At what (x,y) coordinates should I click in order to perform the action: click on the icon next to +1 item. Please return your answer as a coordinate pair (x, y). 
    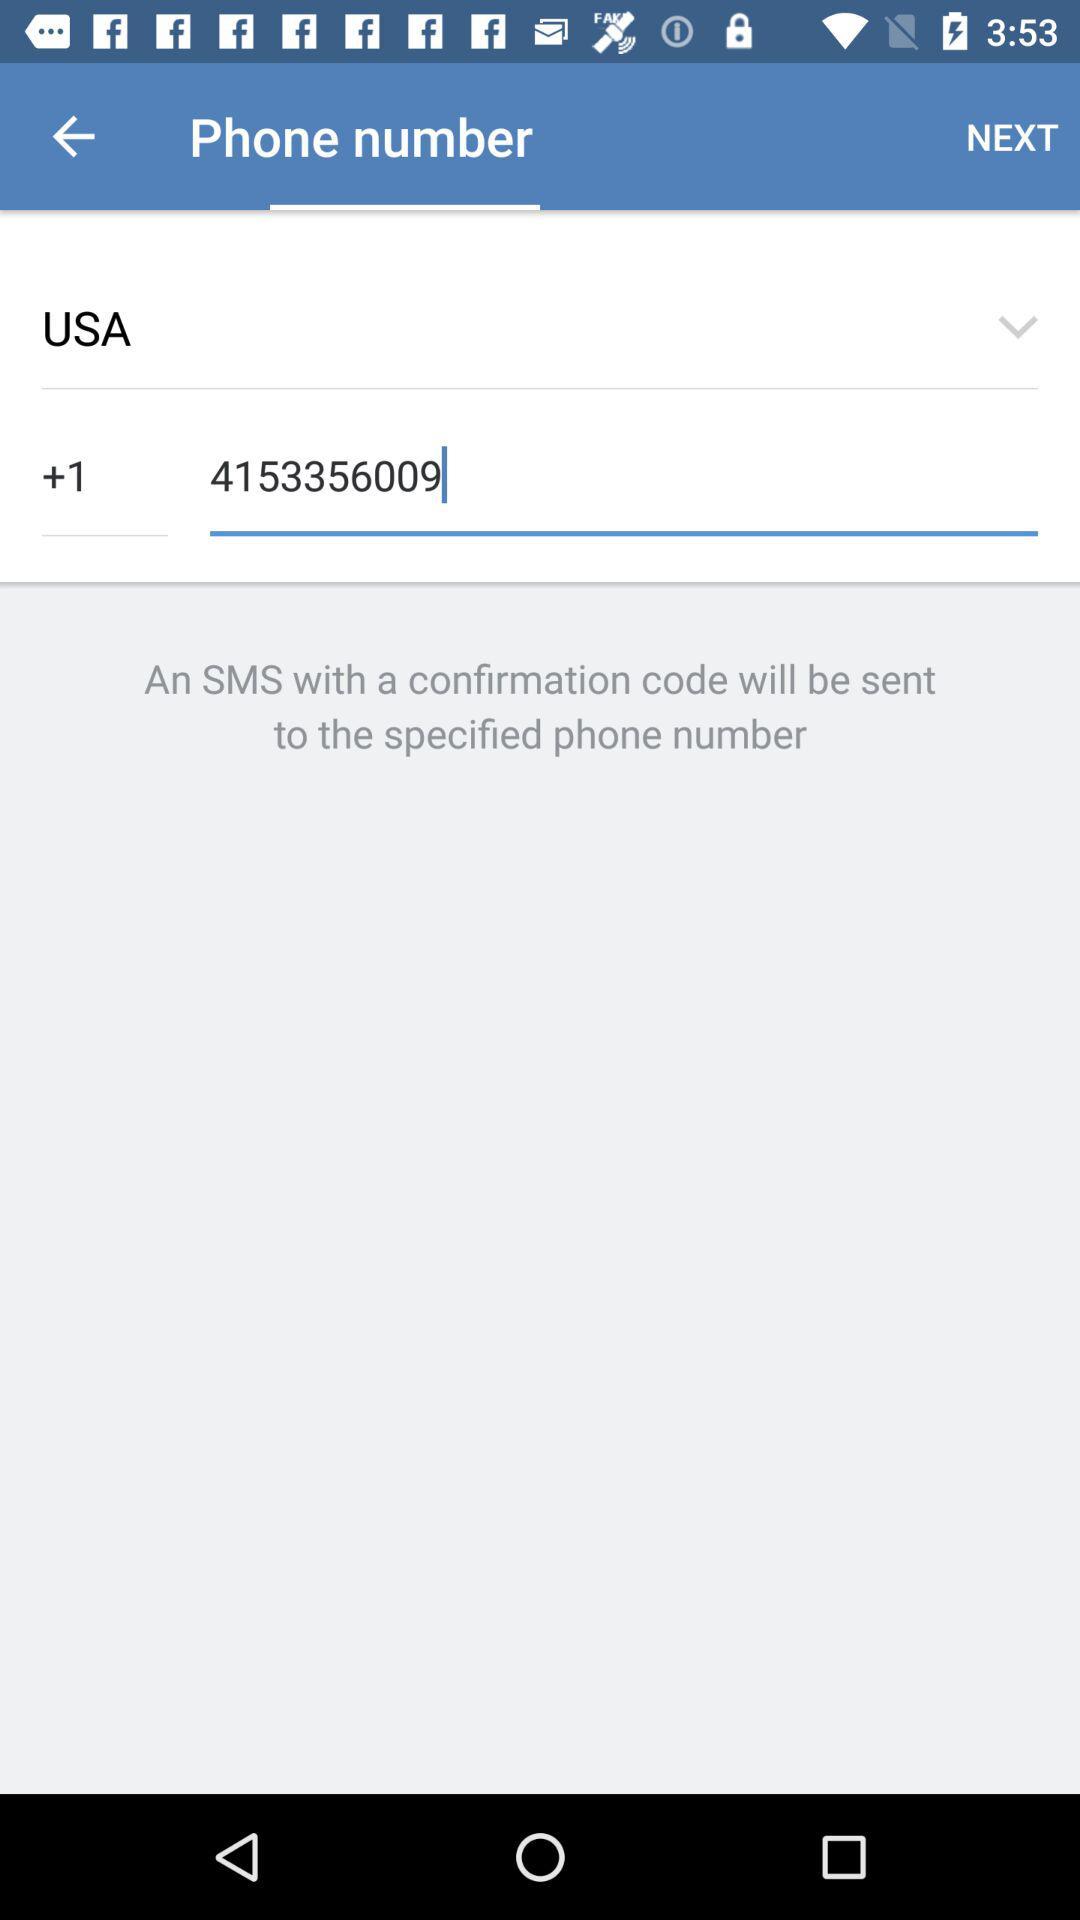
    Looking at the image, I should click on (623, 472).